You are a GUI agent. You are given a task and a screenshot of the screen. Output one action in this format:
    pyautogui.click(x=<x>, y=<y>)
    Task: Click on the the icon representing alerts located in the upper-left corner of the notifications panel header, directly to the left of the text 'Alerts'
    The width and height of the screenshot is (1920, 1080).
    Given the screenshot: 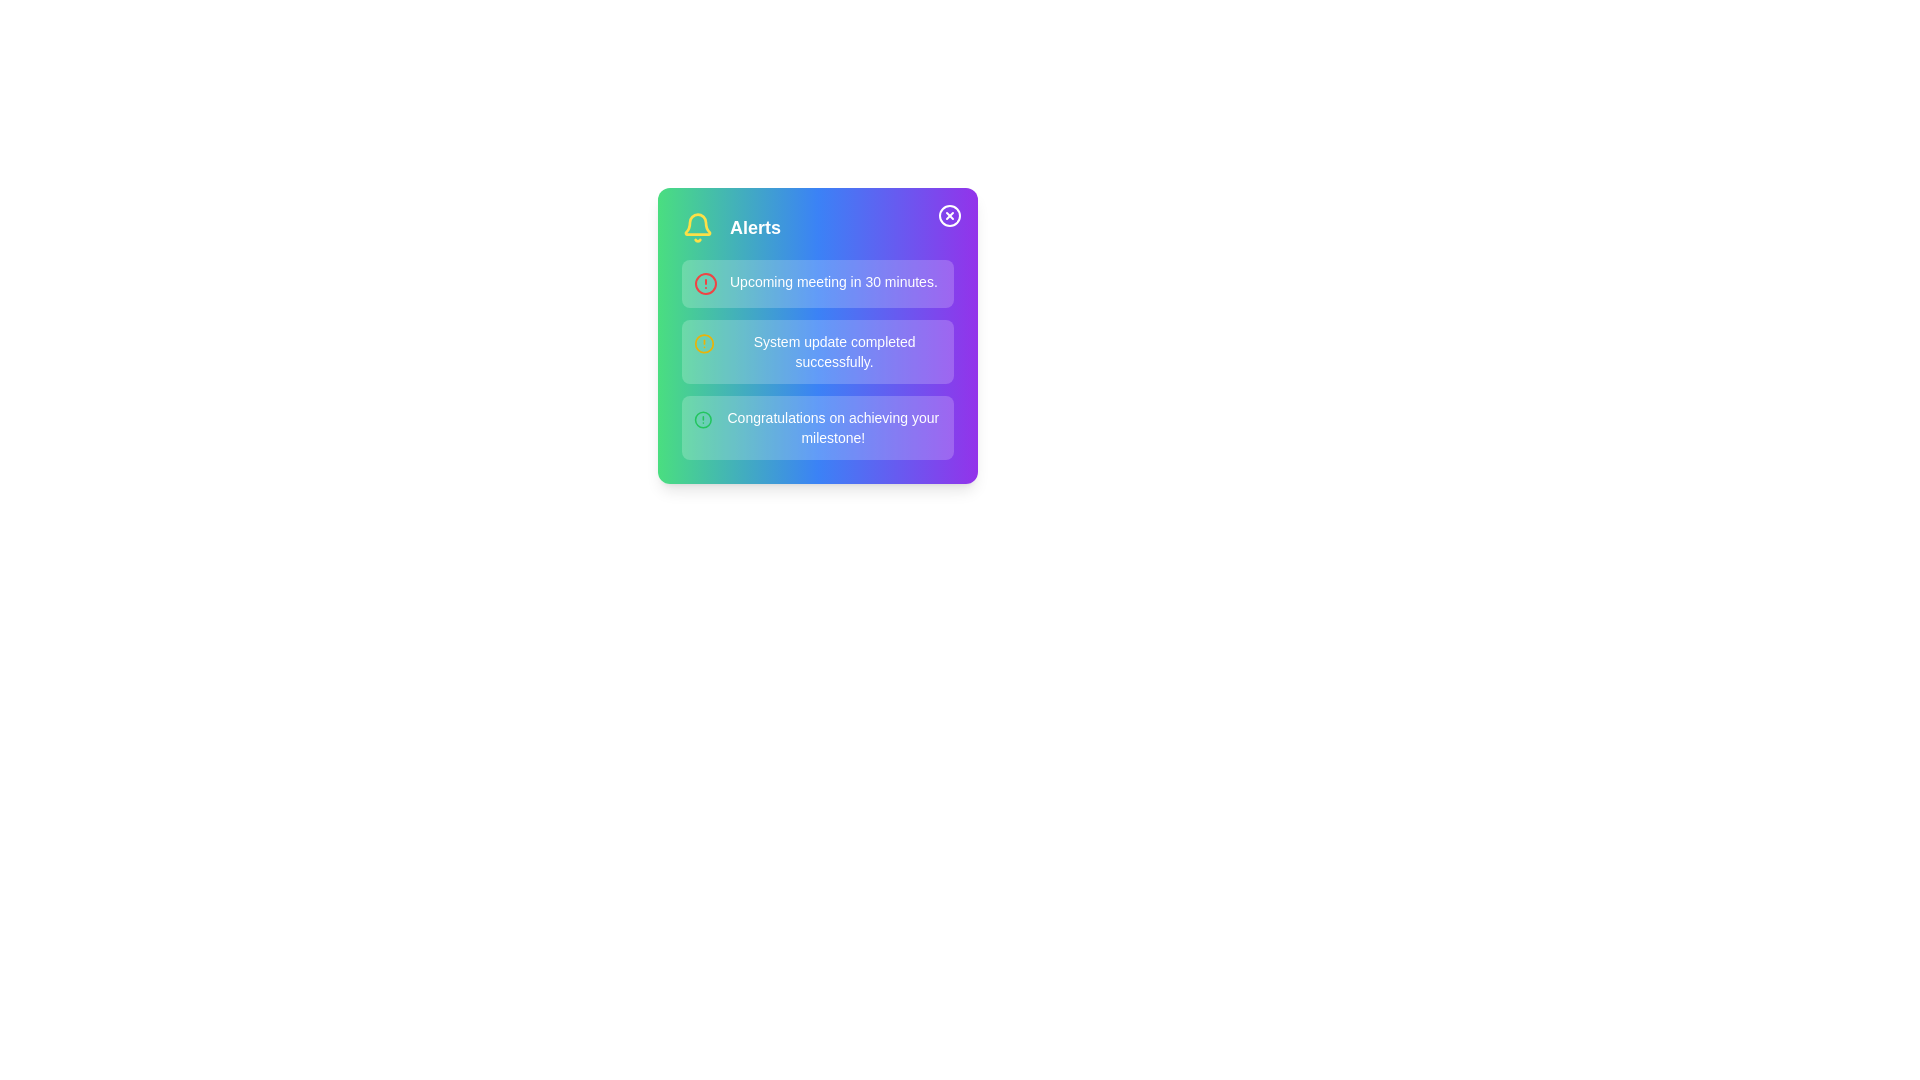 What is the action you would take?
    pyautogui.click(x=697, y=226)
    